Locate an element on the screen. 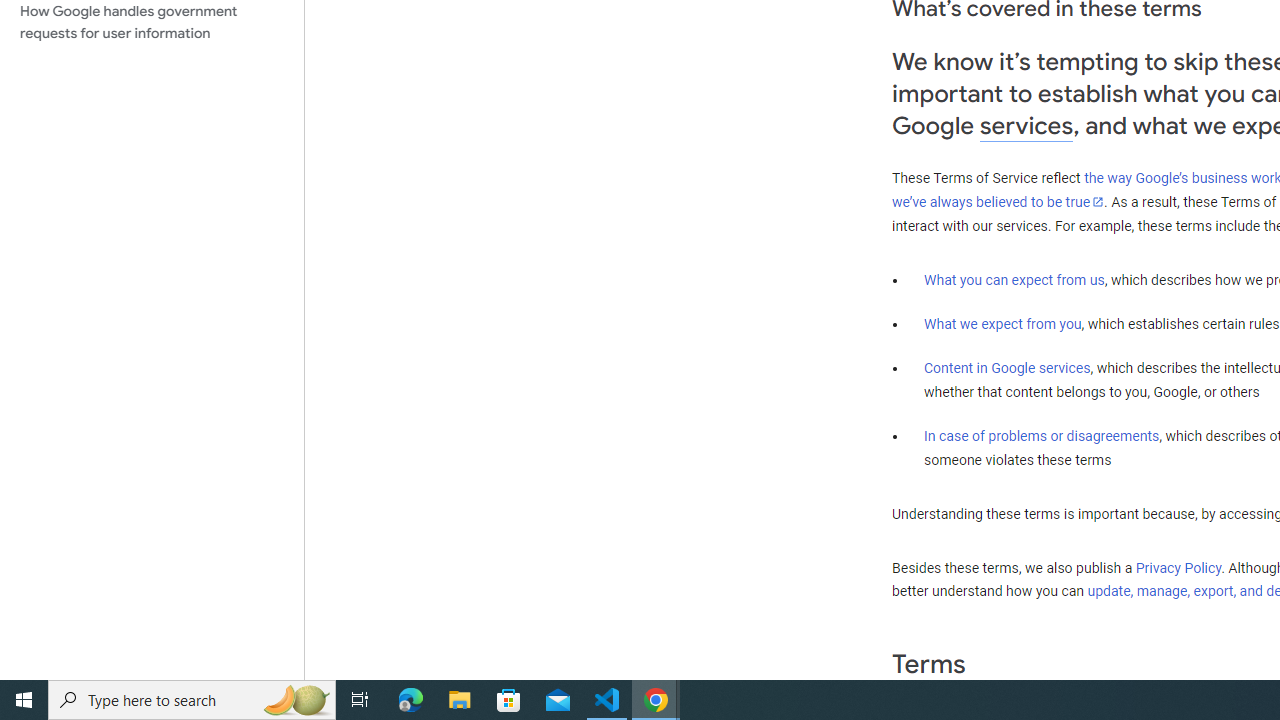 The width and height of the screenshot is (1280, 720). 'What you can expect from us' is located at coordinates (1014, 279).